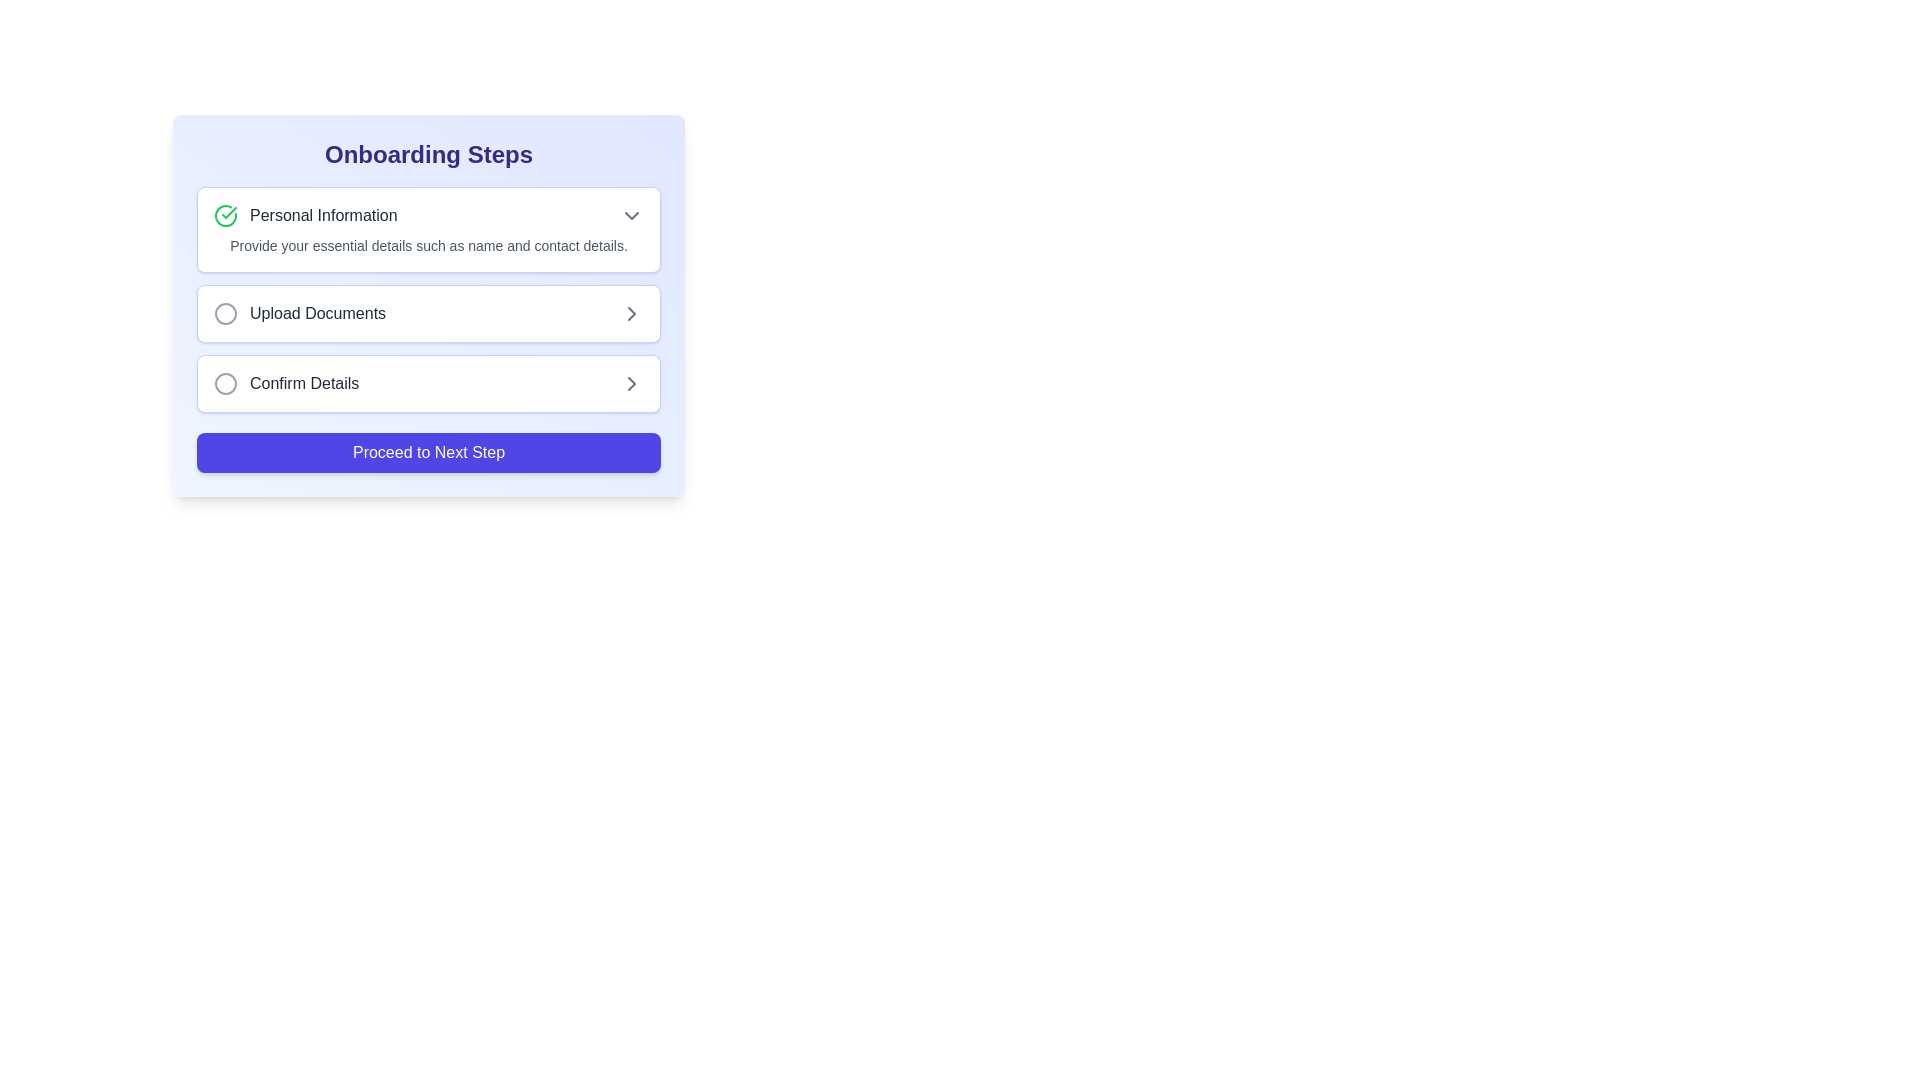 The height and width of the screenshot is (1080, 1920). Describe the element at coordinates (303, 384) in the screenshot. I see `label displaying 'Confirm Details' which is part of the onboarding steps list, located between a circular icon and an arrow icon` at that location.